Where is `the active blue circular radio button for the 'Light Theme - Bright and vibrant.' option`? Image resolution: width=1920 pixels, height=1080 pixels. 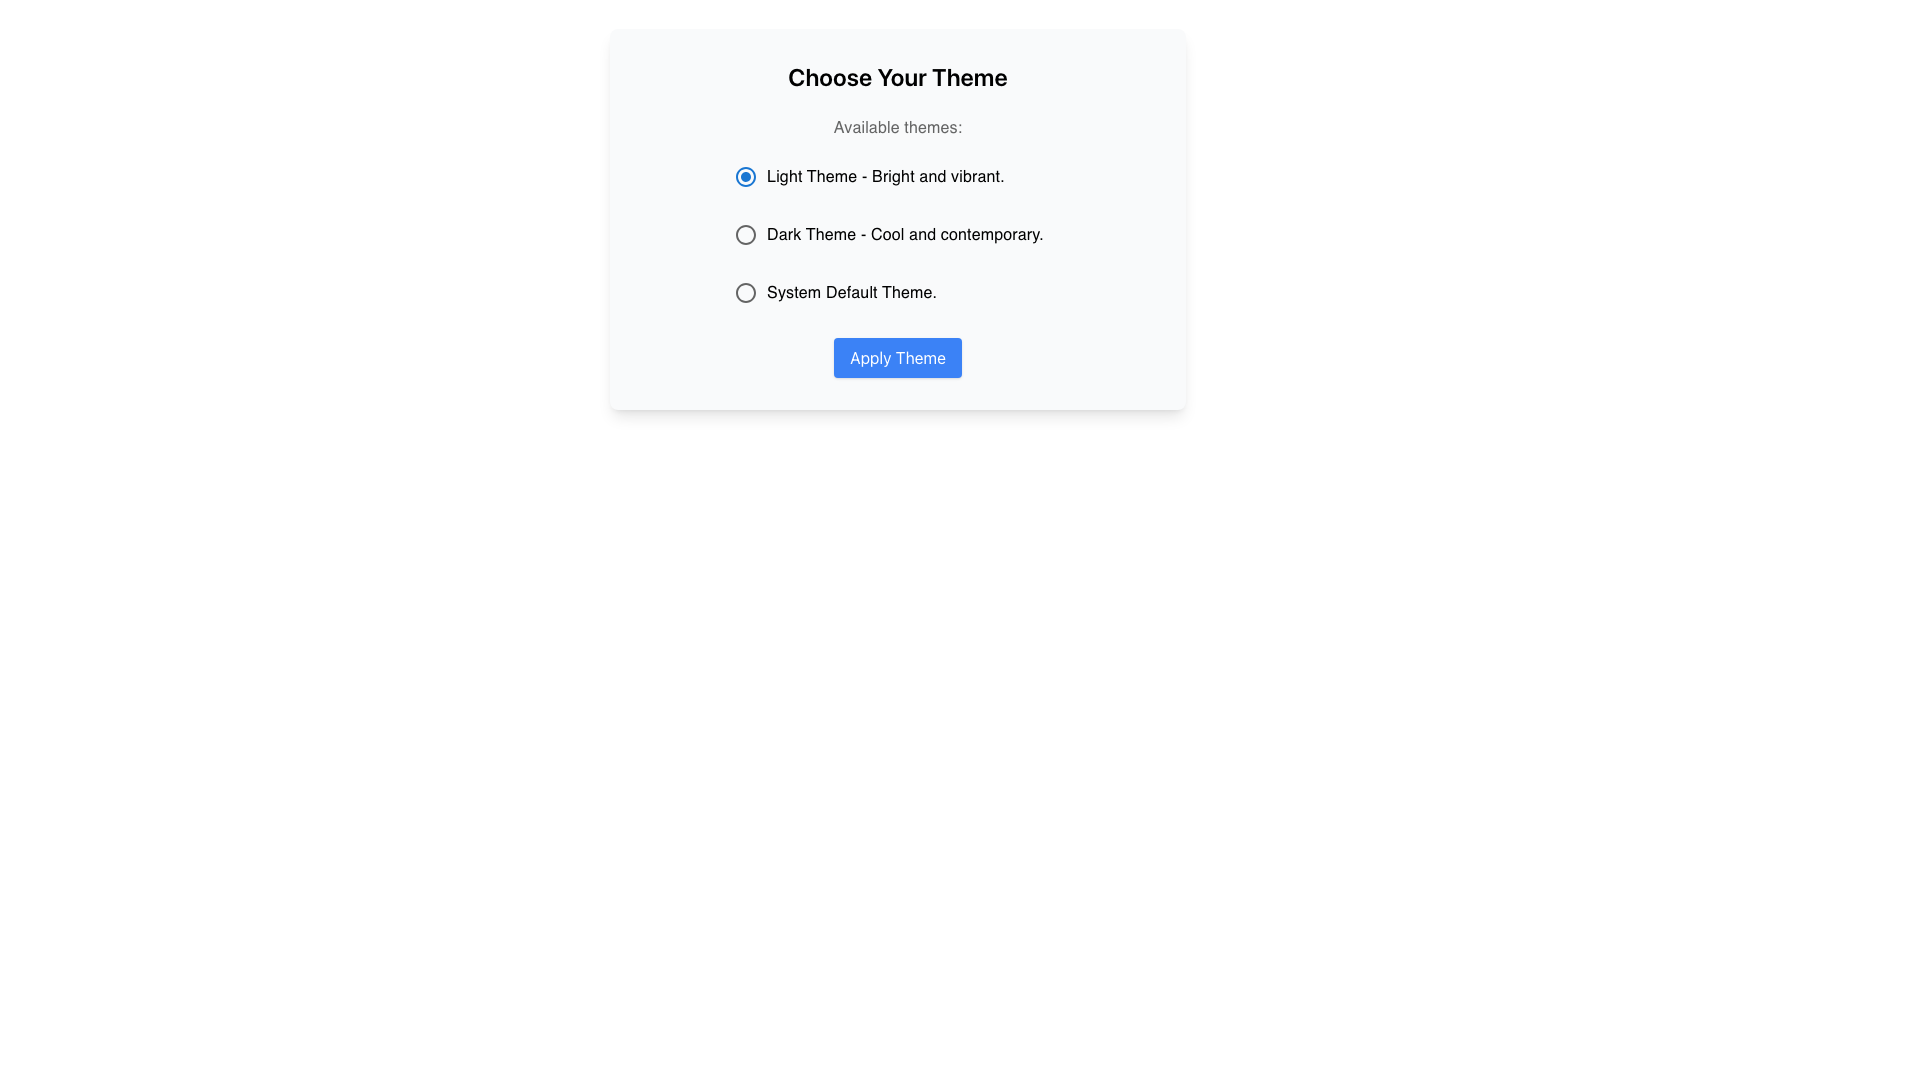
the active blue circular radio button for the 'Light Theme - Bright and vibrant.' option is located at coordinates (745, 176).